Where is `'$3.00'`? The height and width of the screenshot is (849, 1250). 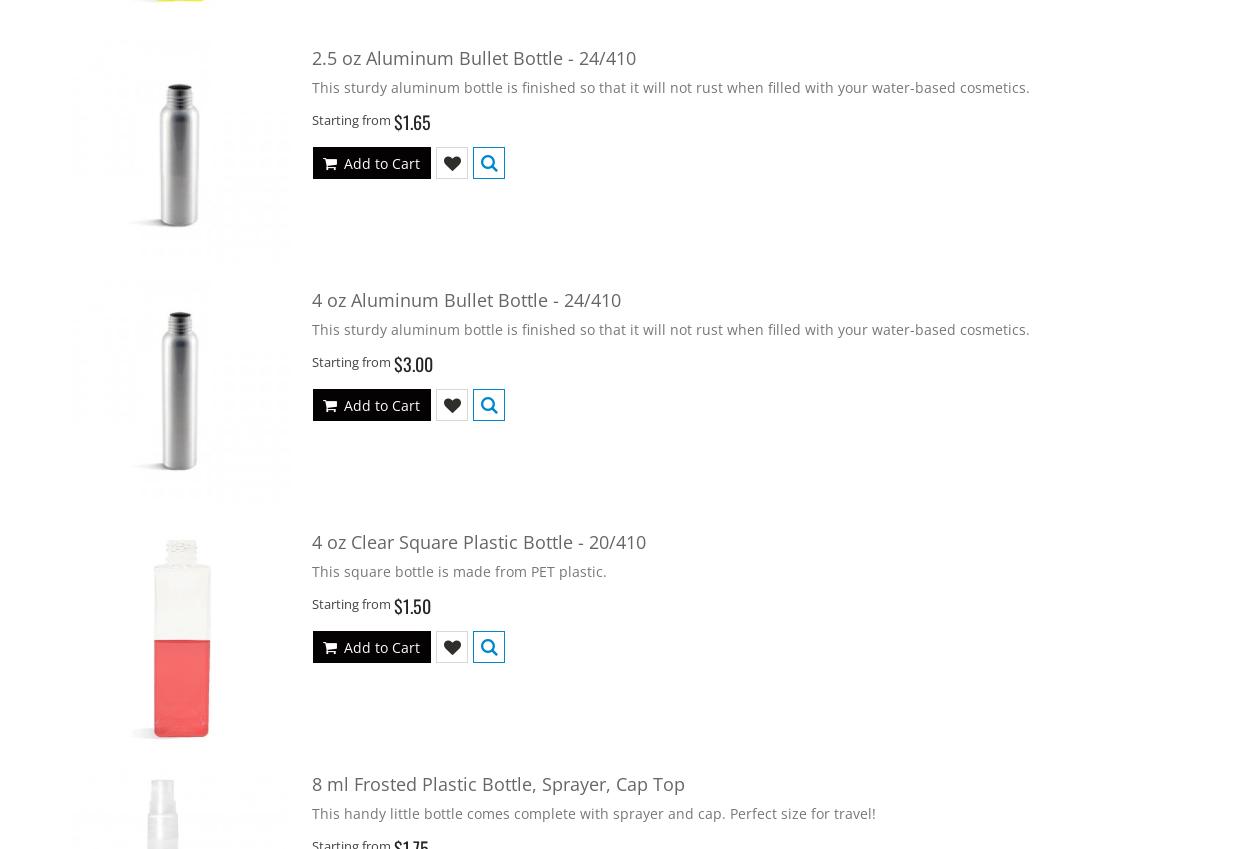
'$3.00' is located at coordinates (413, 363).